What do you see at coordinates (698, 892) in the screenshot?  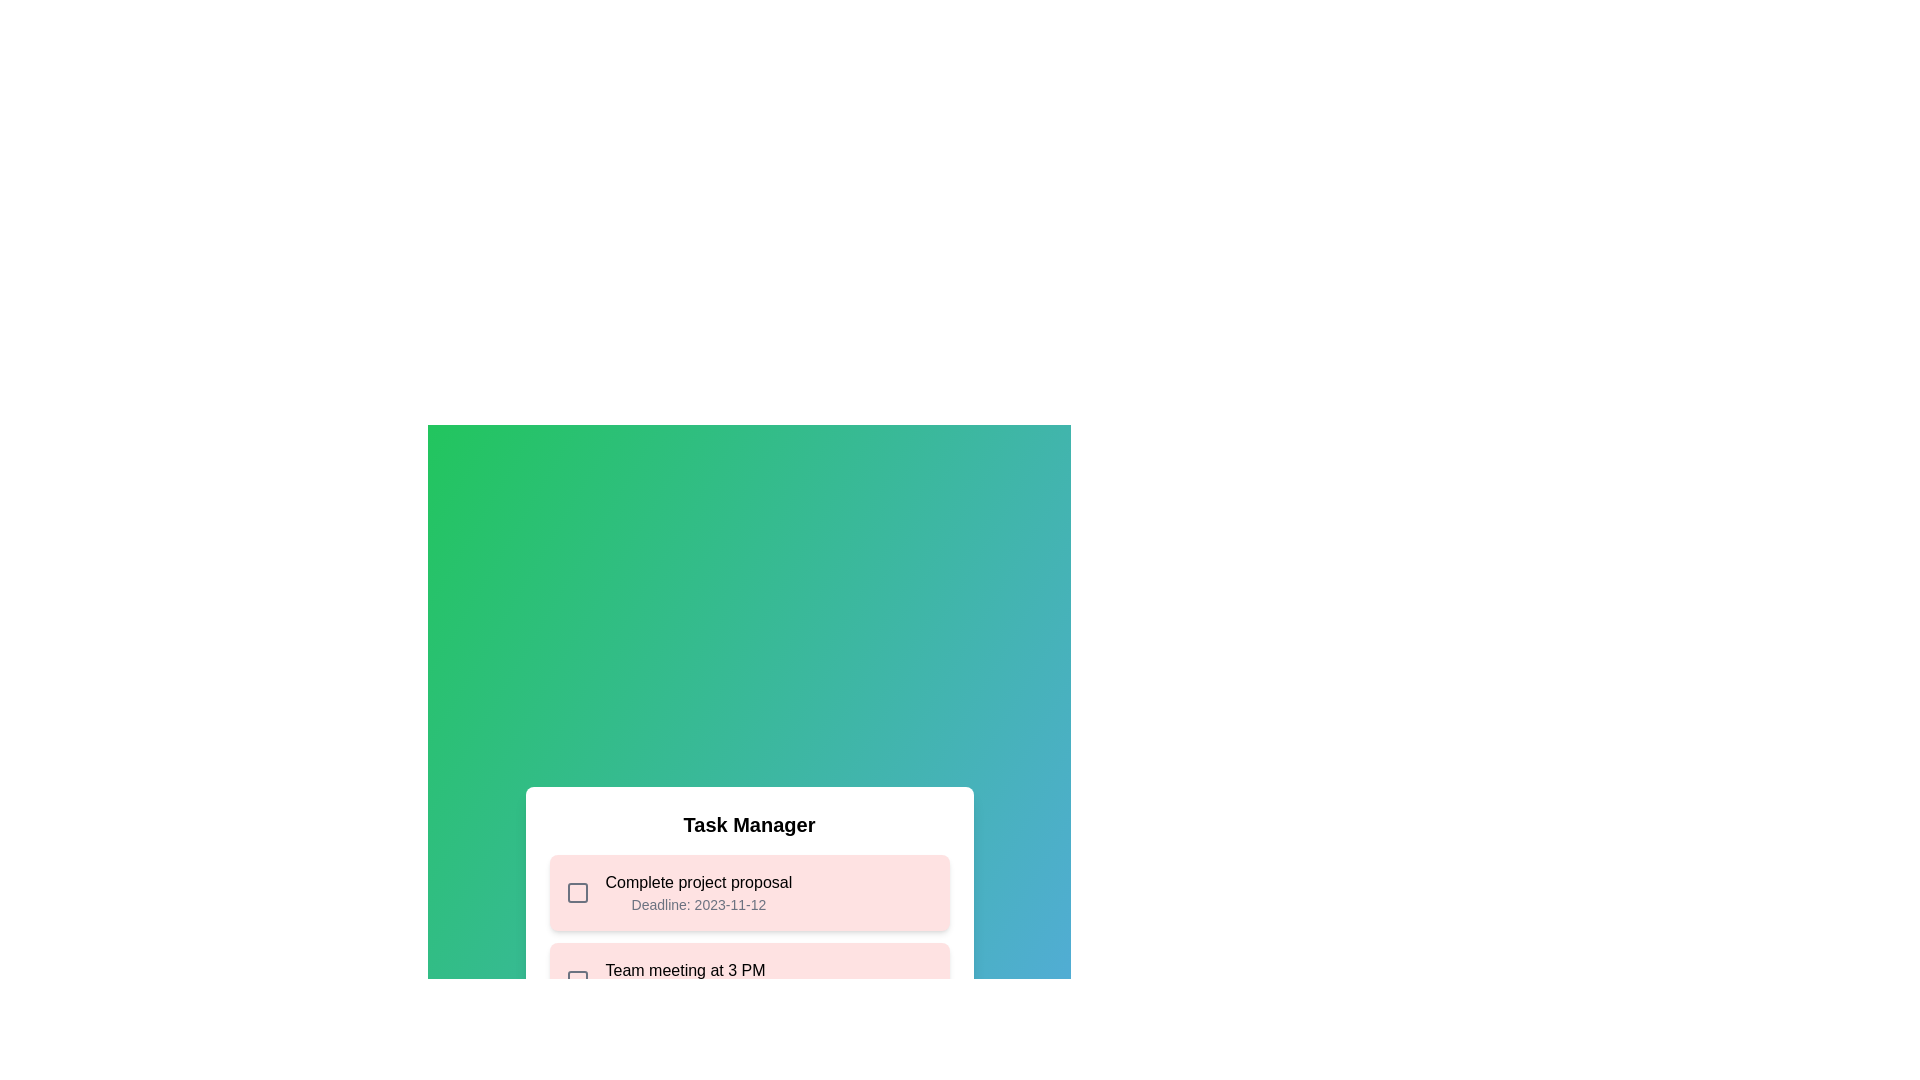 I see `the text block titled 'Complete project proposal' with a subtitle 'Deadline: 2023-11-12' presented within a pink rounded rectangle, located in the 'Task Manager' section` at bounding box center [698, 892].